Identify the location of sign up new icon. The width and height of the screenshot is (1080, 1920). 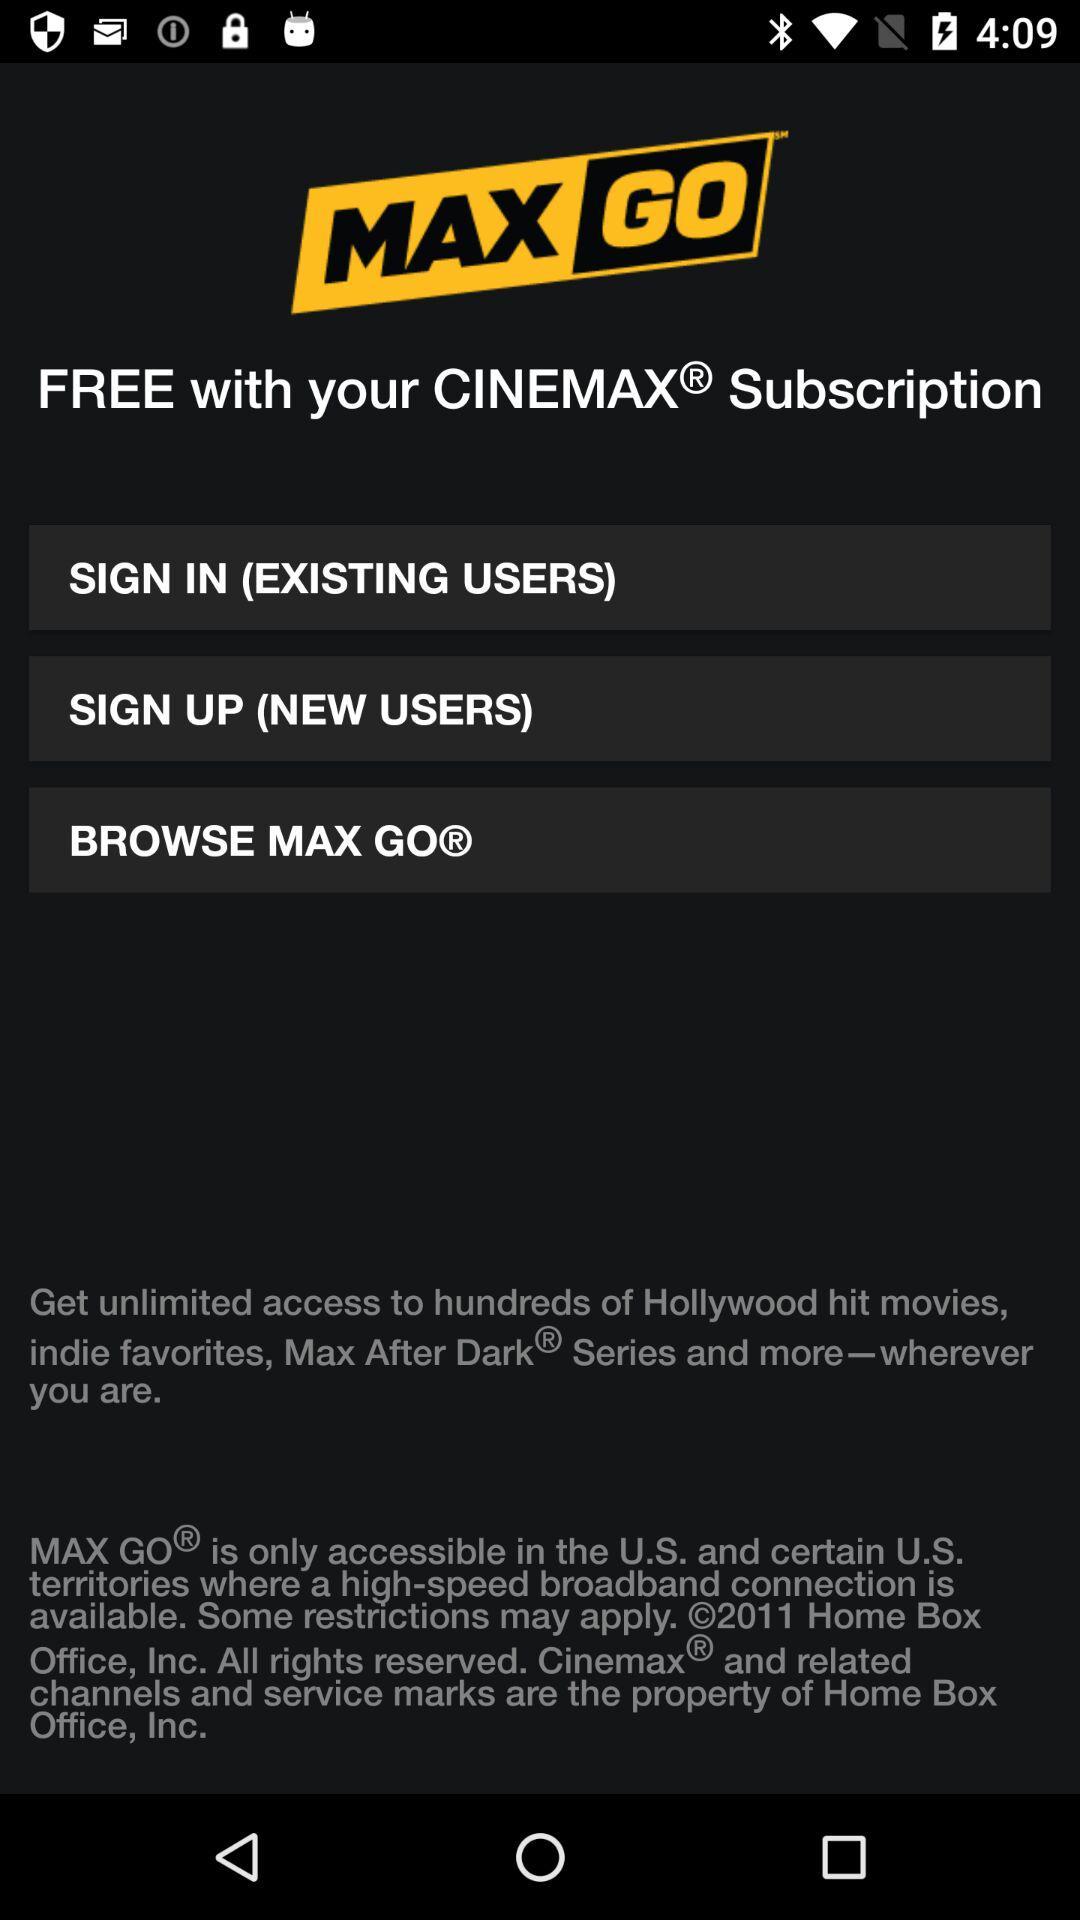
(540, 708).